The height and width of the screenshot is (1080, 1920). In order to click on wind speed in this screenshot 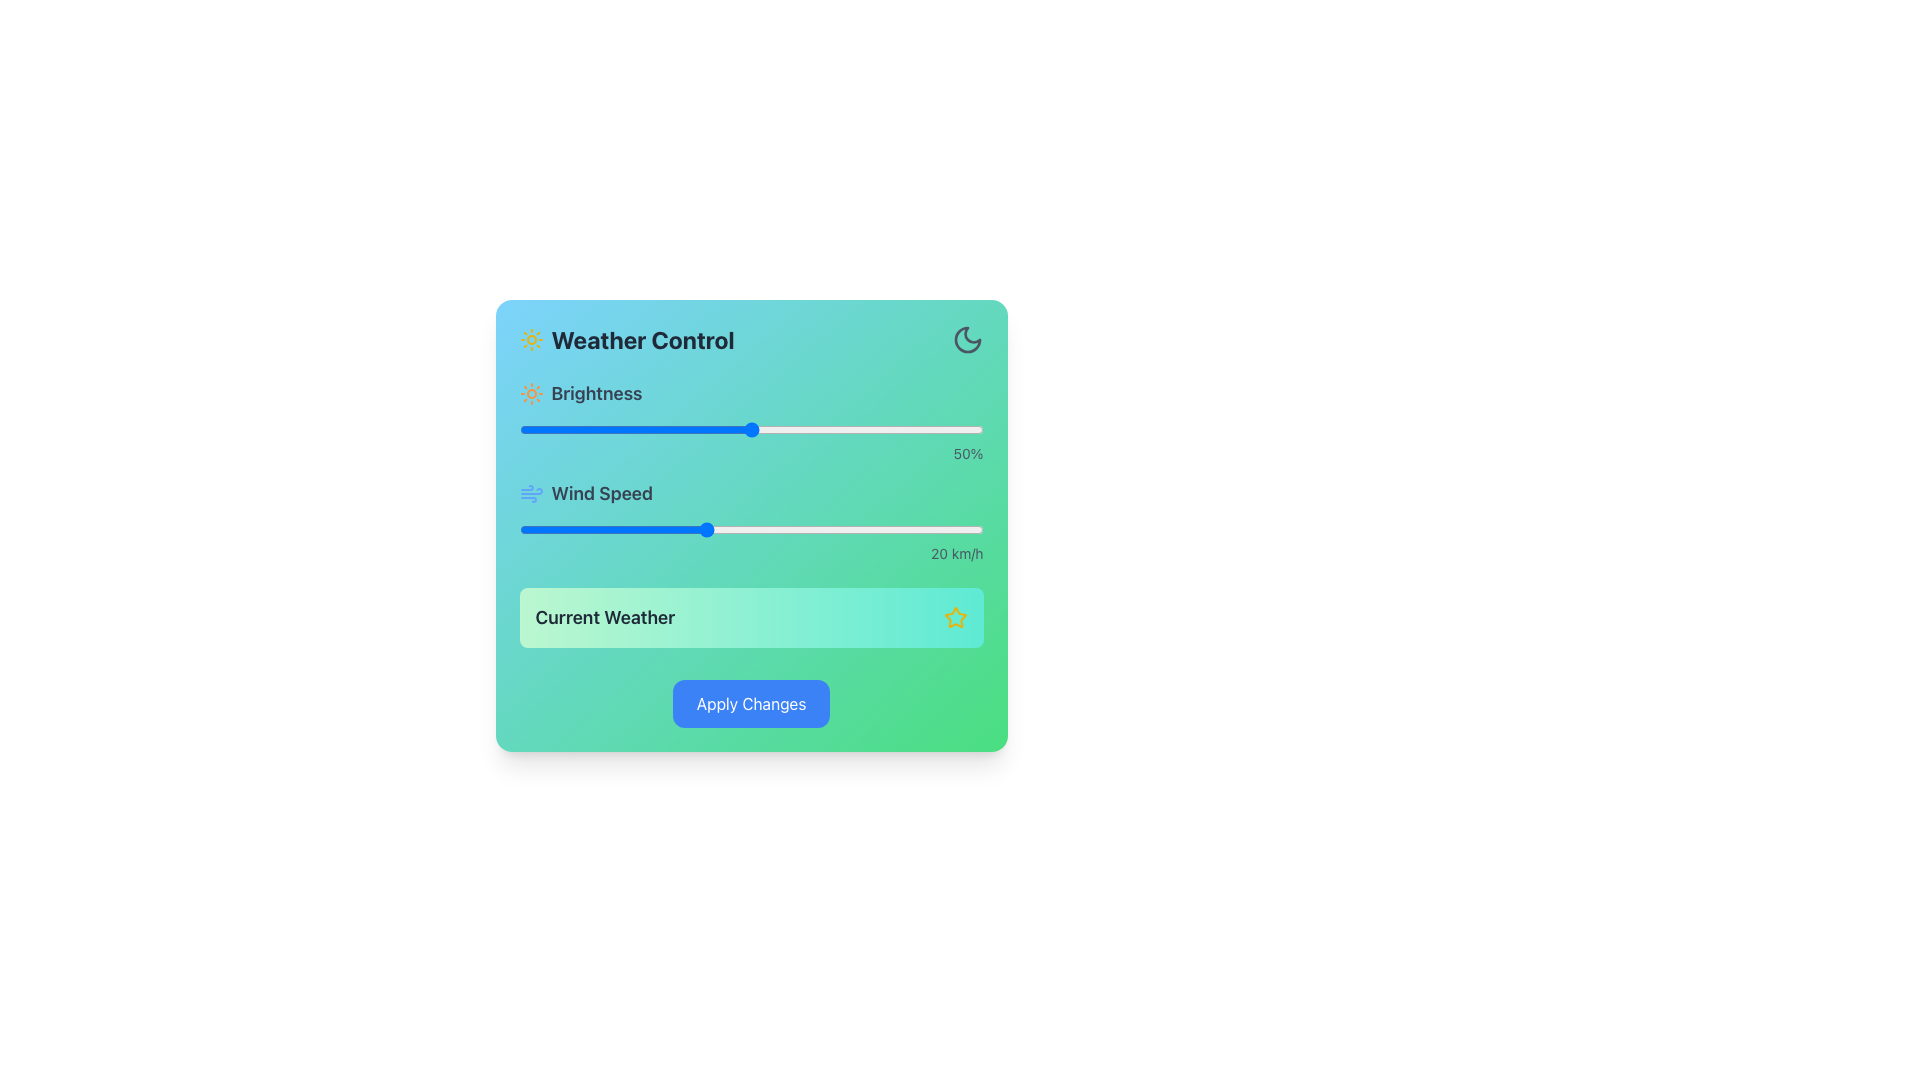, I will do `click(556, 528)`.